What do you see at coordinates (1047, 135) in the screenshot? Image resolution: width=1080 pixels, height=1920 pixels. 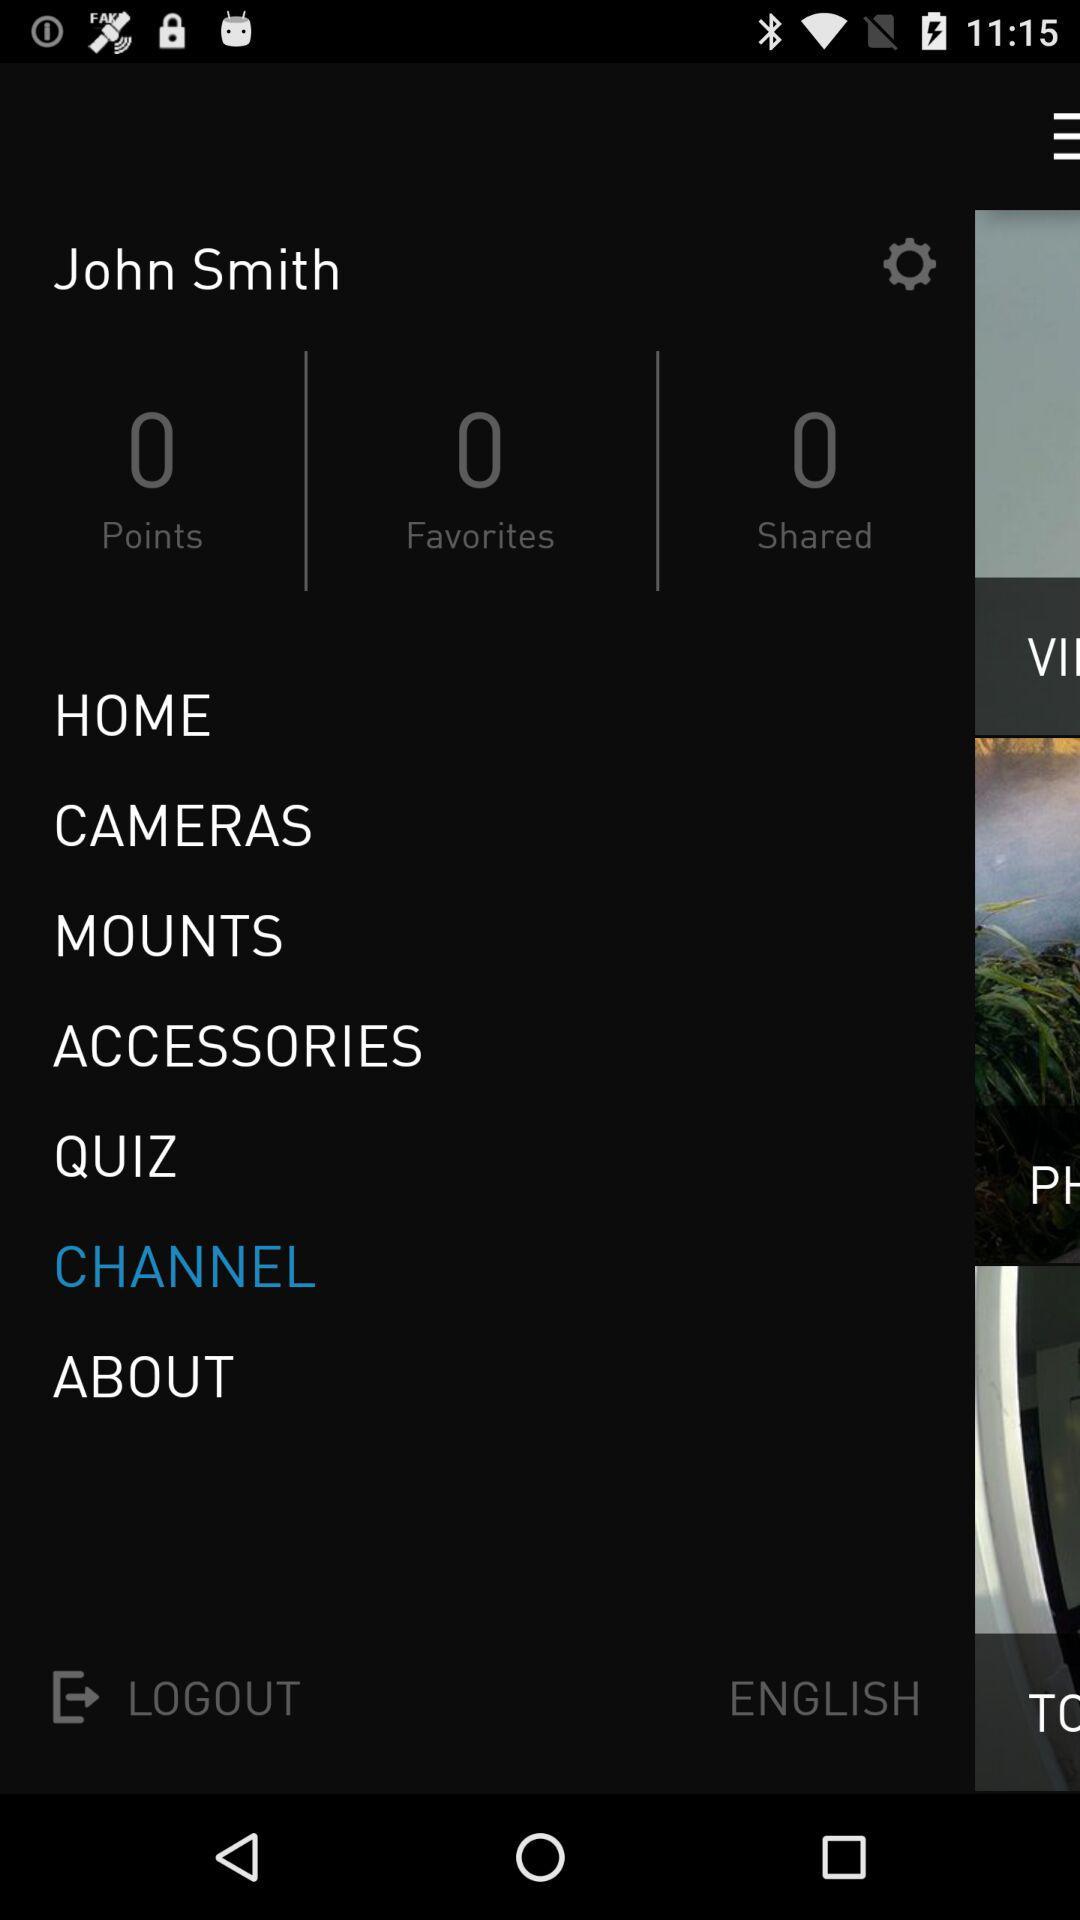 I see `main menu` at bounding box center [1047, 135].